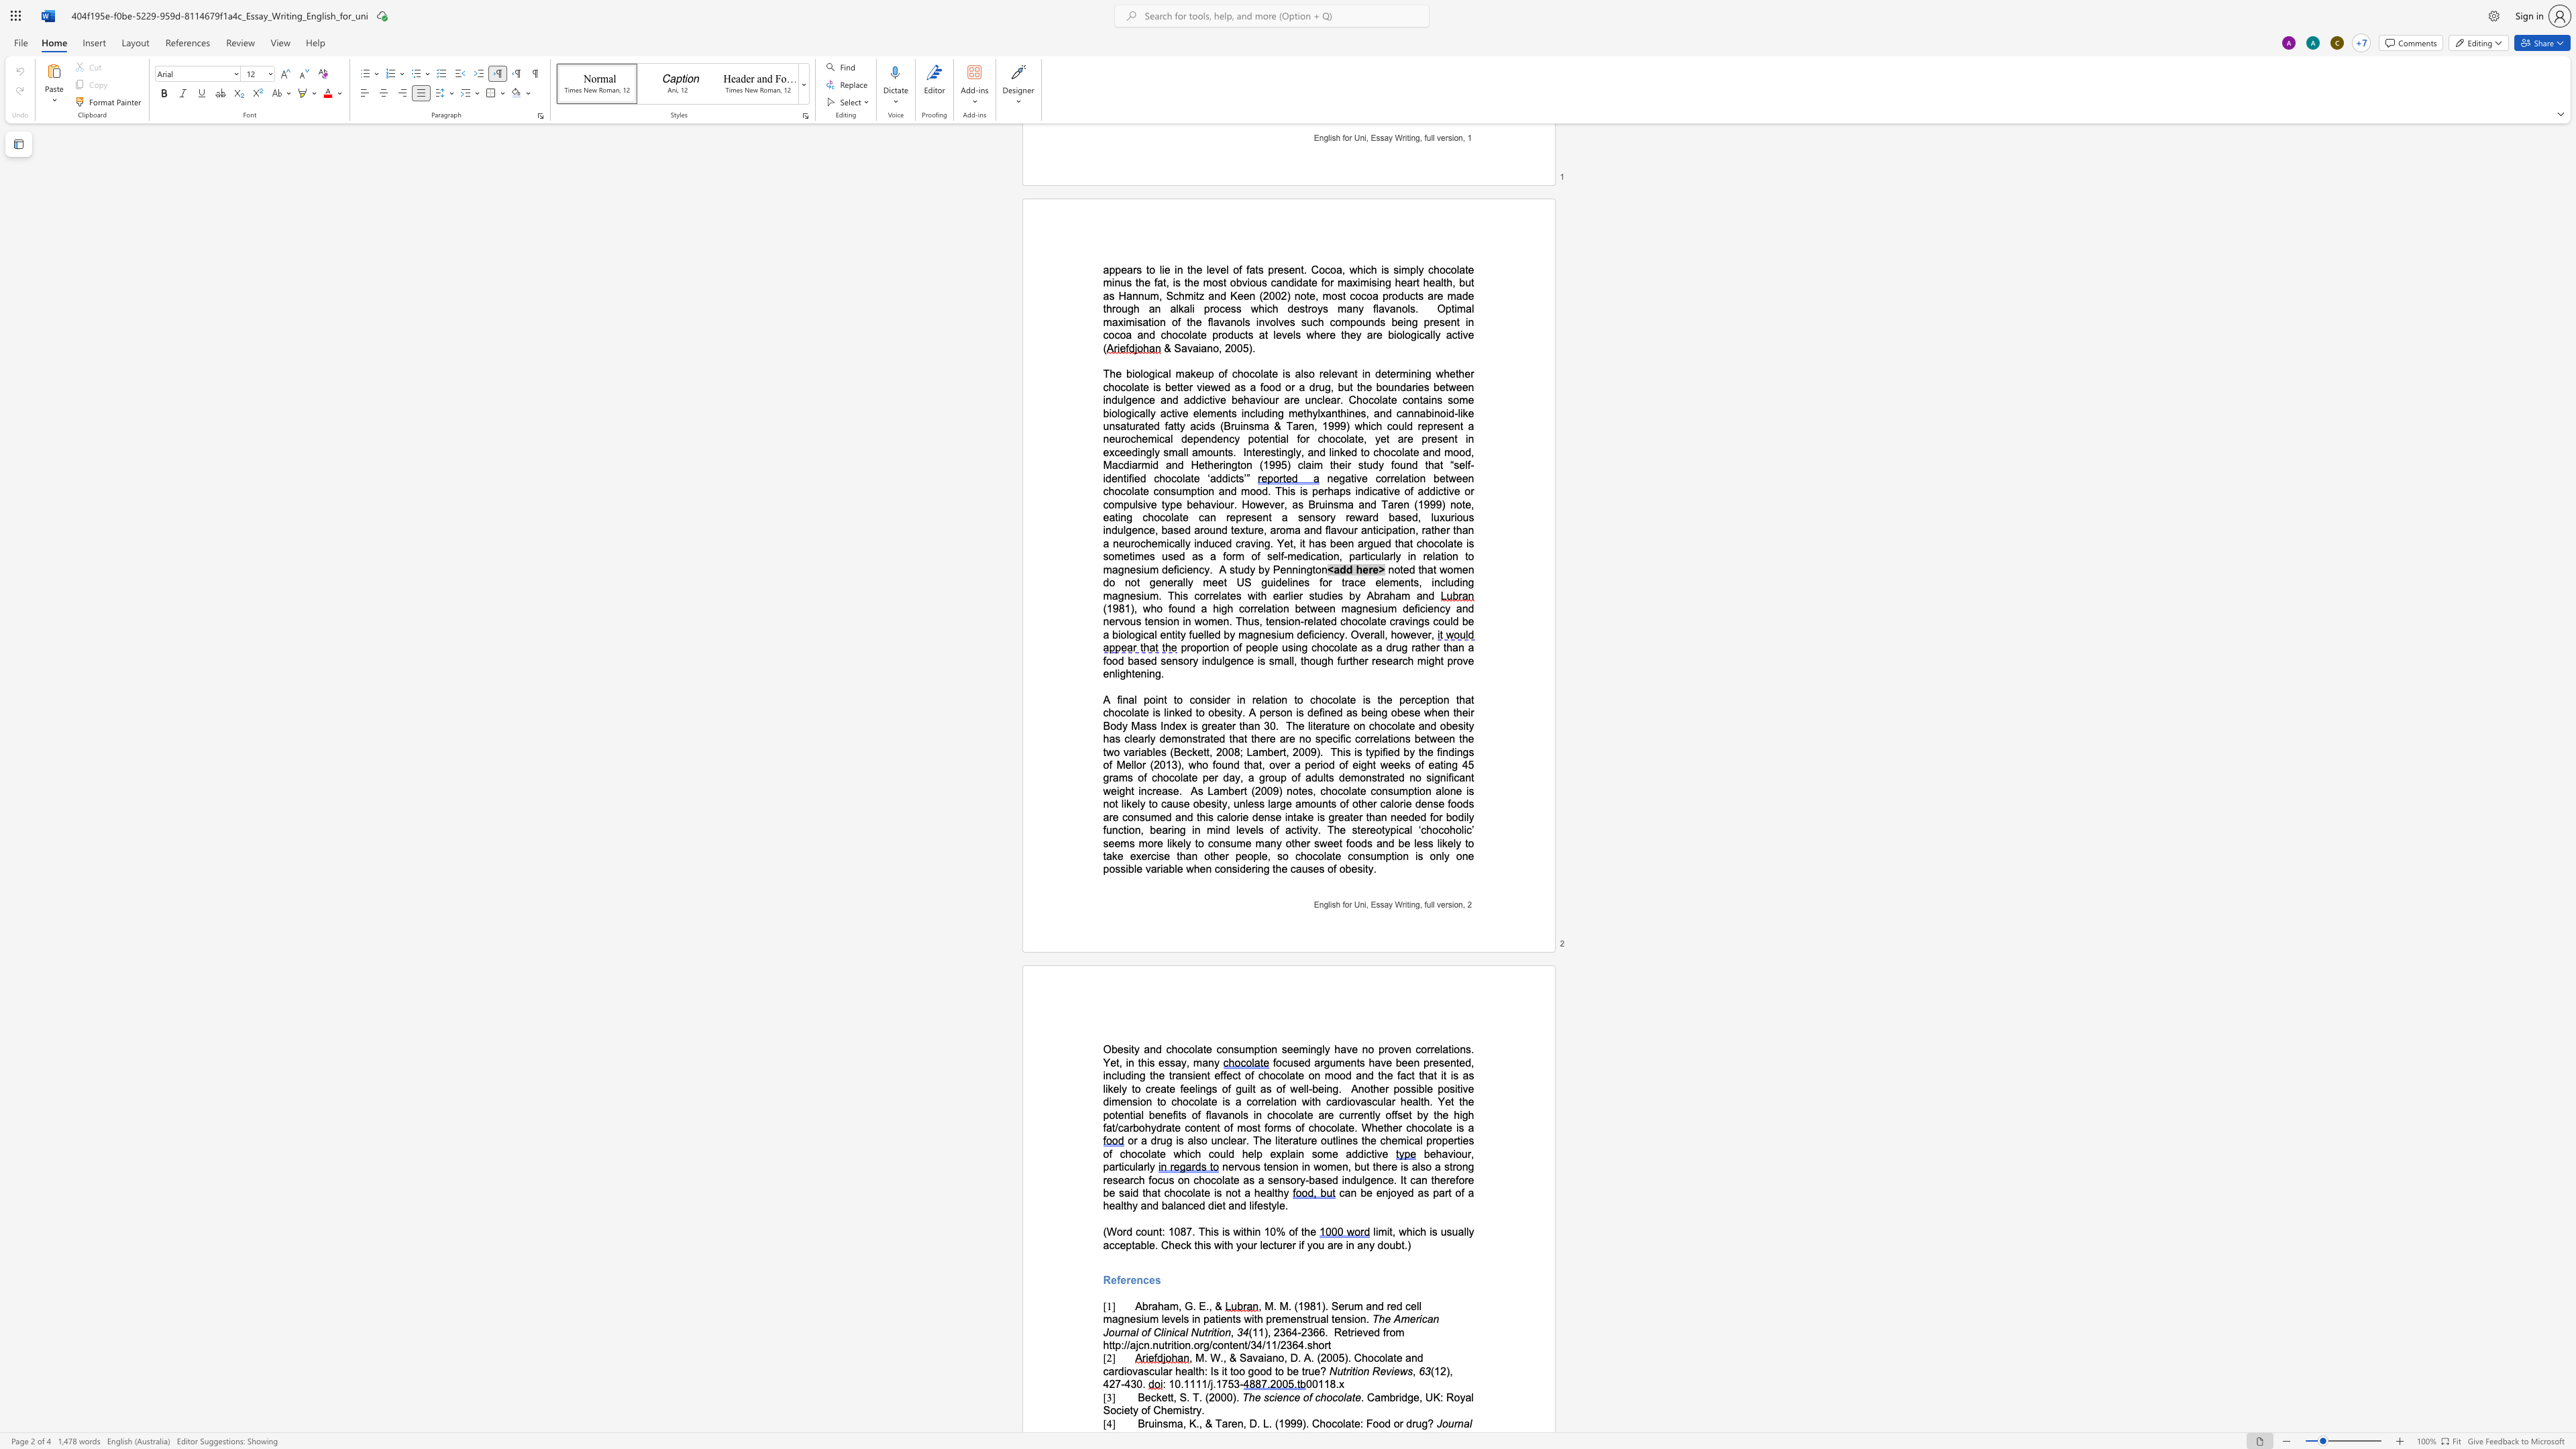 This screenshot has height=1449, width=2576. What do you see at coordinates (1108, 1344) in the screenshot?
I see `the space between the continuous character "h" and "t" in the text` at bounding box center [1108, 1344].